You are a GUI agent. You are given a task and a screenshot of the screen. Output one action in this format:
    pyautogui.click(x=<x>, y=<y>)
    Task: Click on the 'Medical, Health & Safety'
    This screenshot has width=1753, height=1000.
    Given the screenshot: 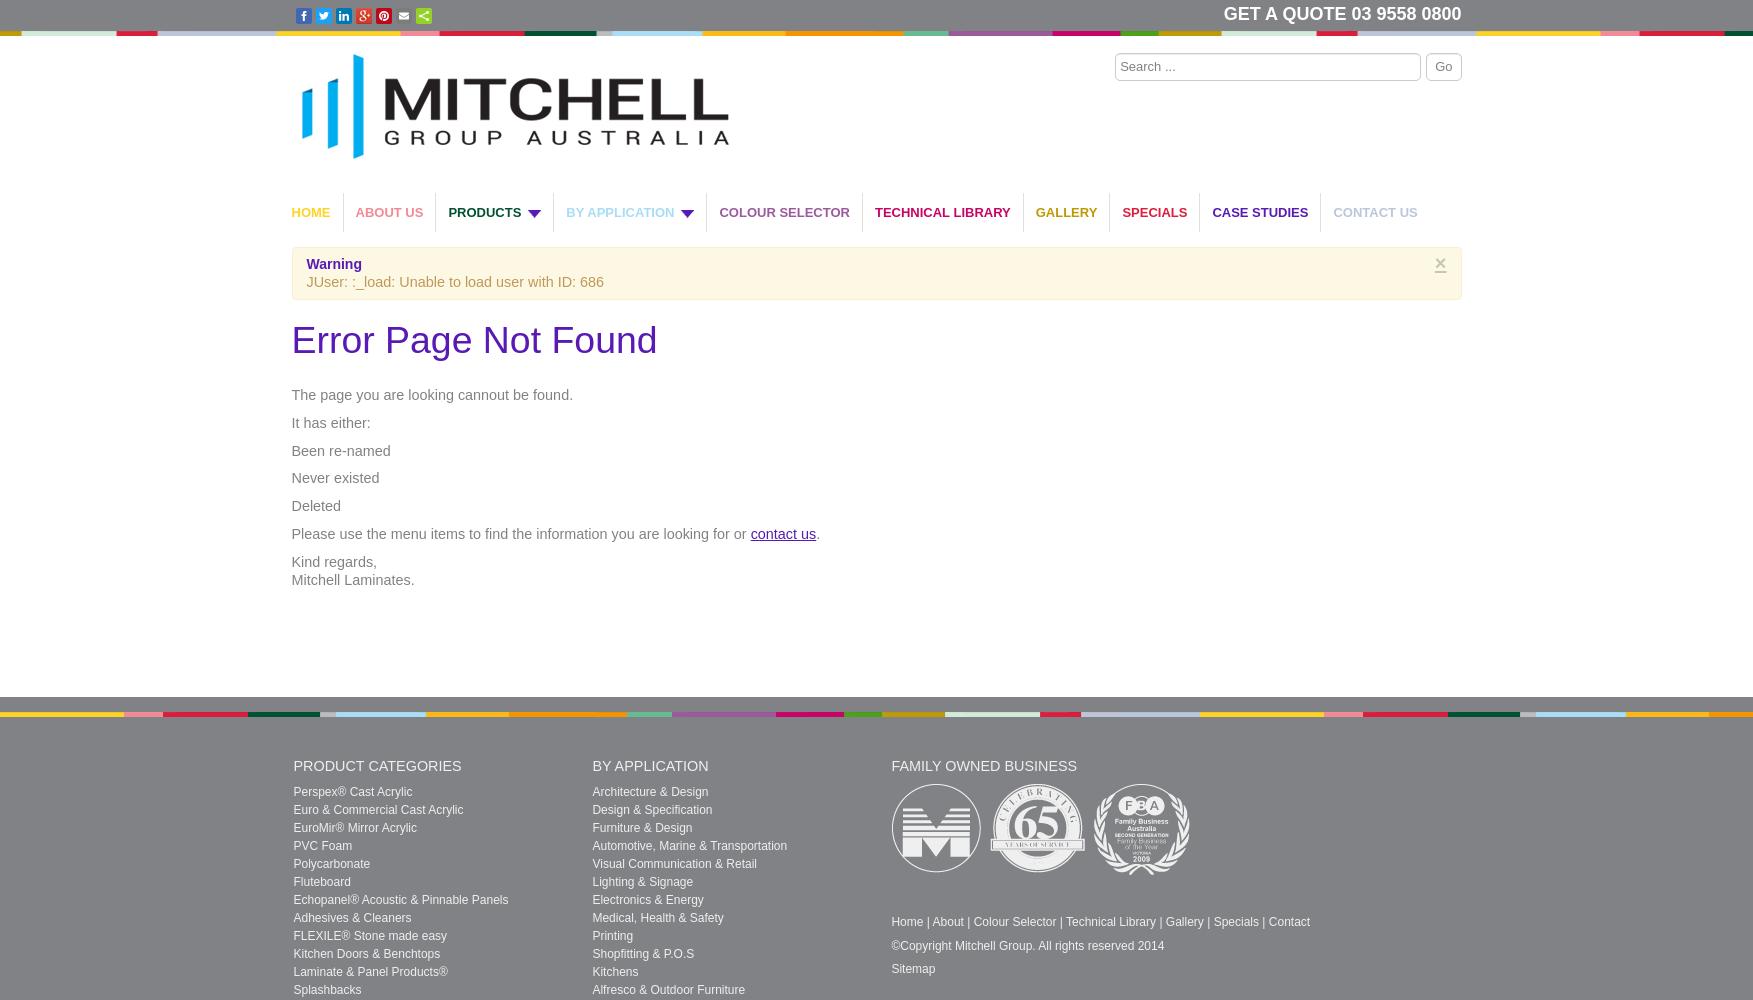 What is the action you would take?
    pyautogui.click(x=657, y=917)
    